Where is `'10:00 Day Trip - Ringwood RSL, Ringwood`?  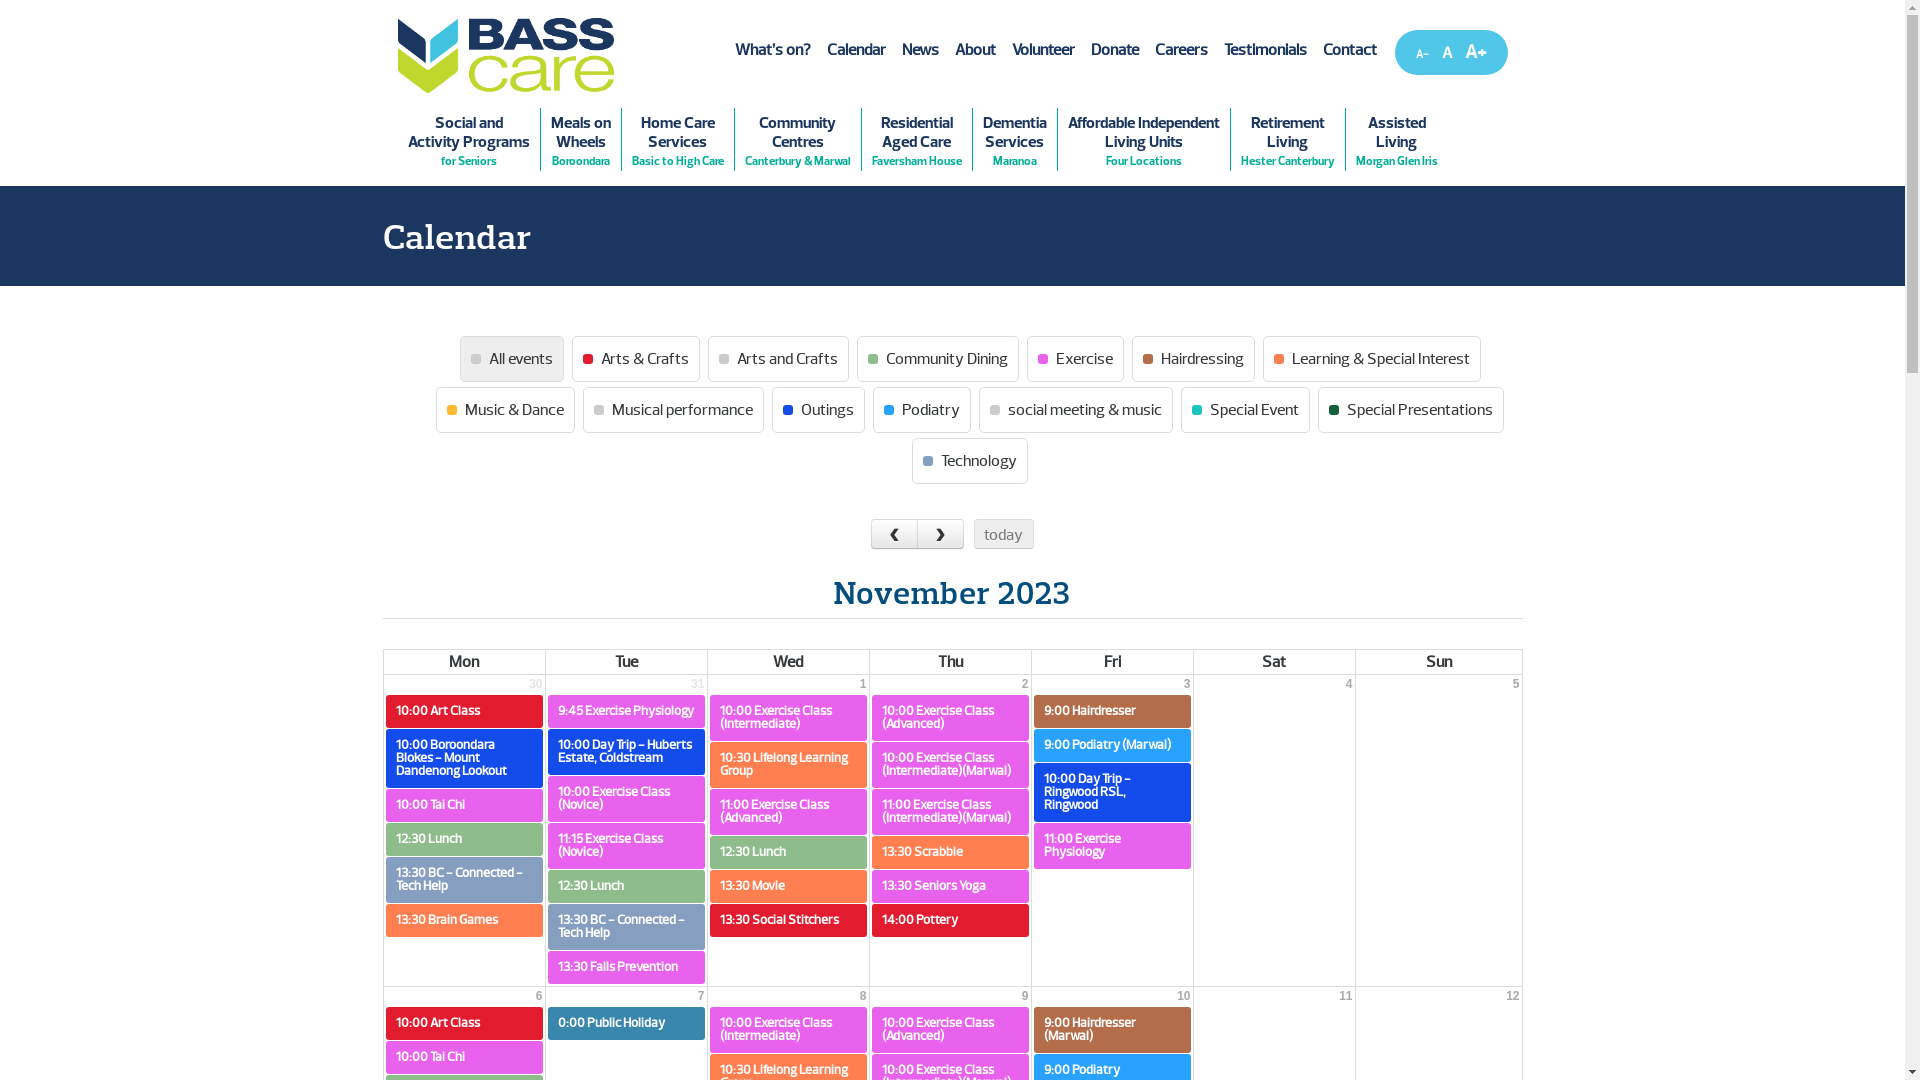 '10:00 Day Trip - Ringwood RSL, Ringwood is located at coordinates (1111, 791).